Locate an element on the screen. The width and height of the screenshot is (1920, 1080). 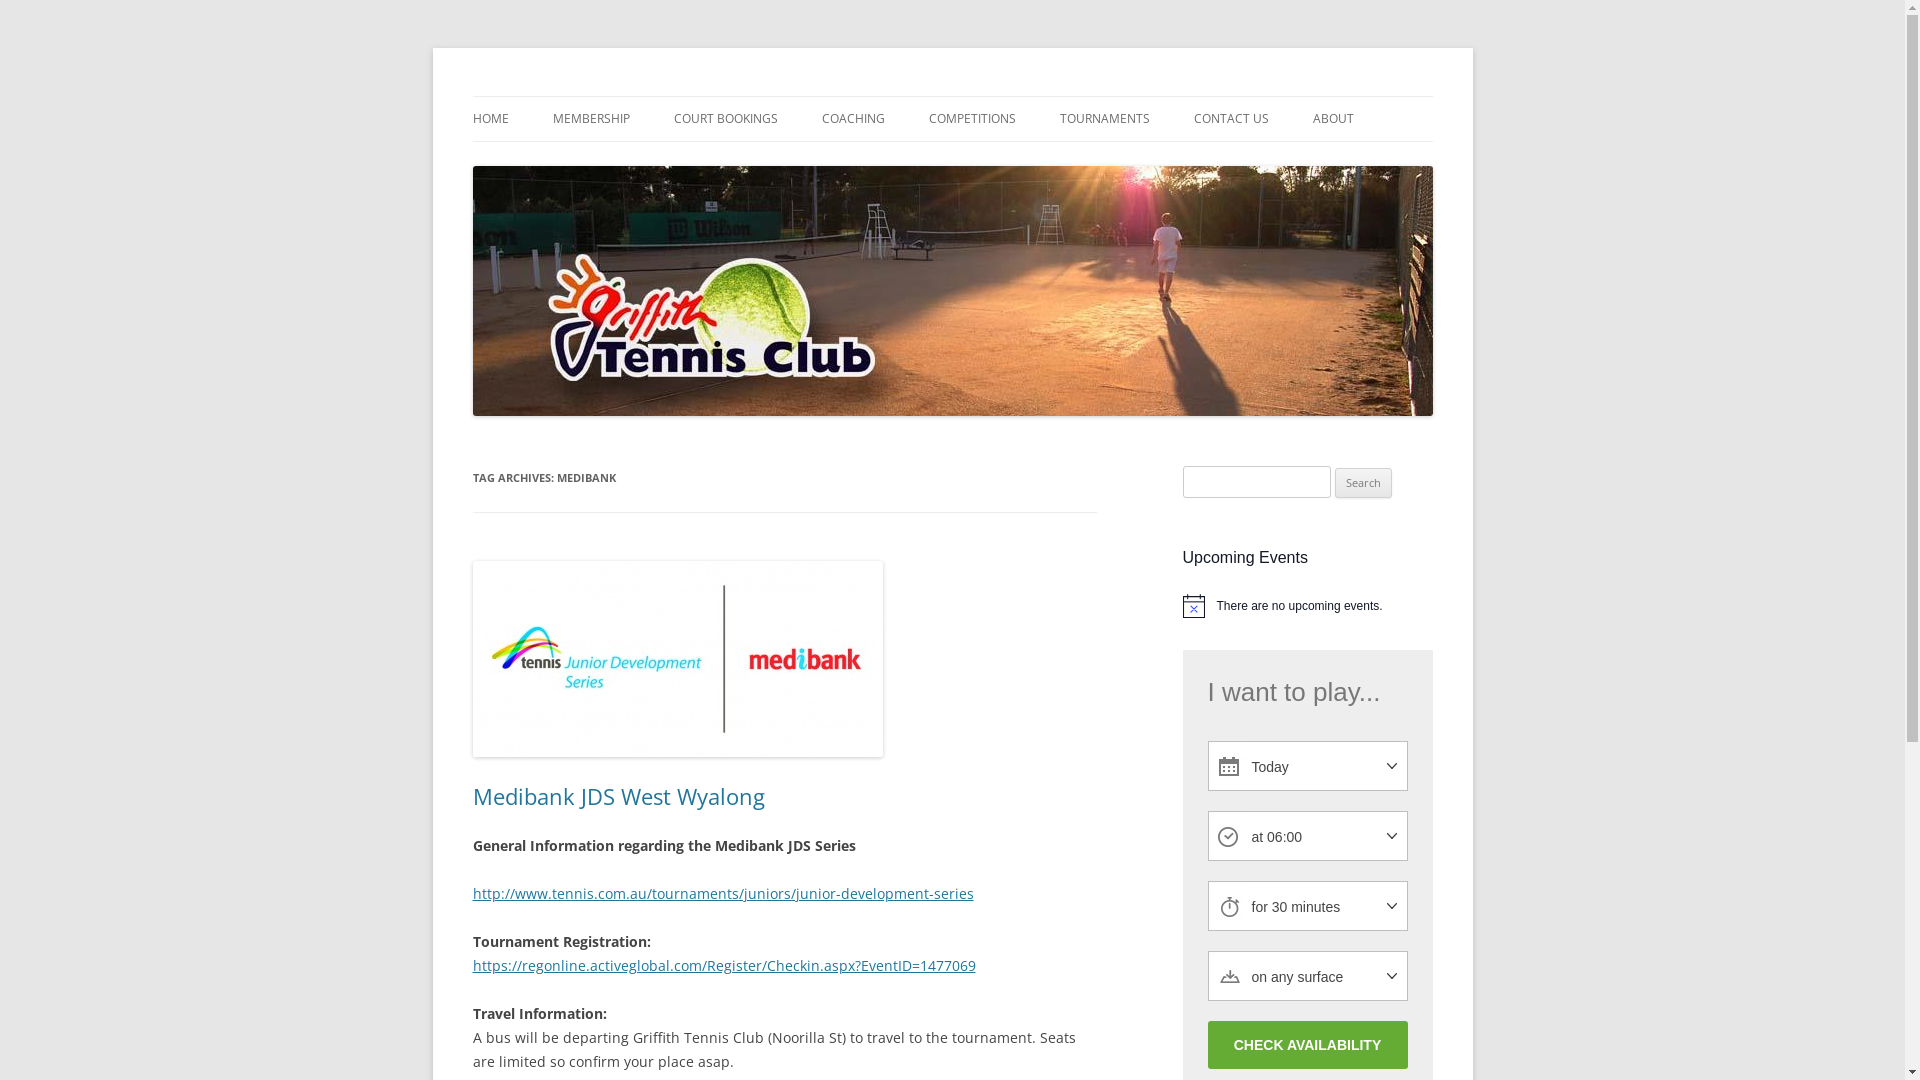
'COURT BOOKINGS' is located at coordinates (724, 119).